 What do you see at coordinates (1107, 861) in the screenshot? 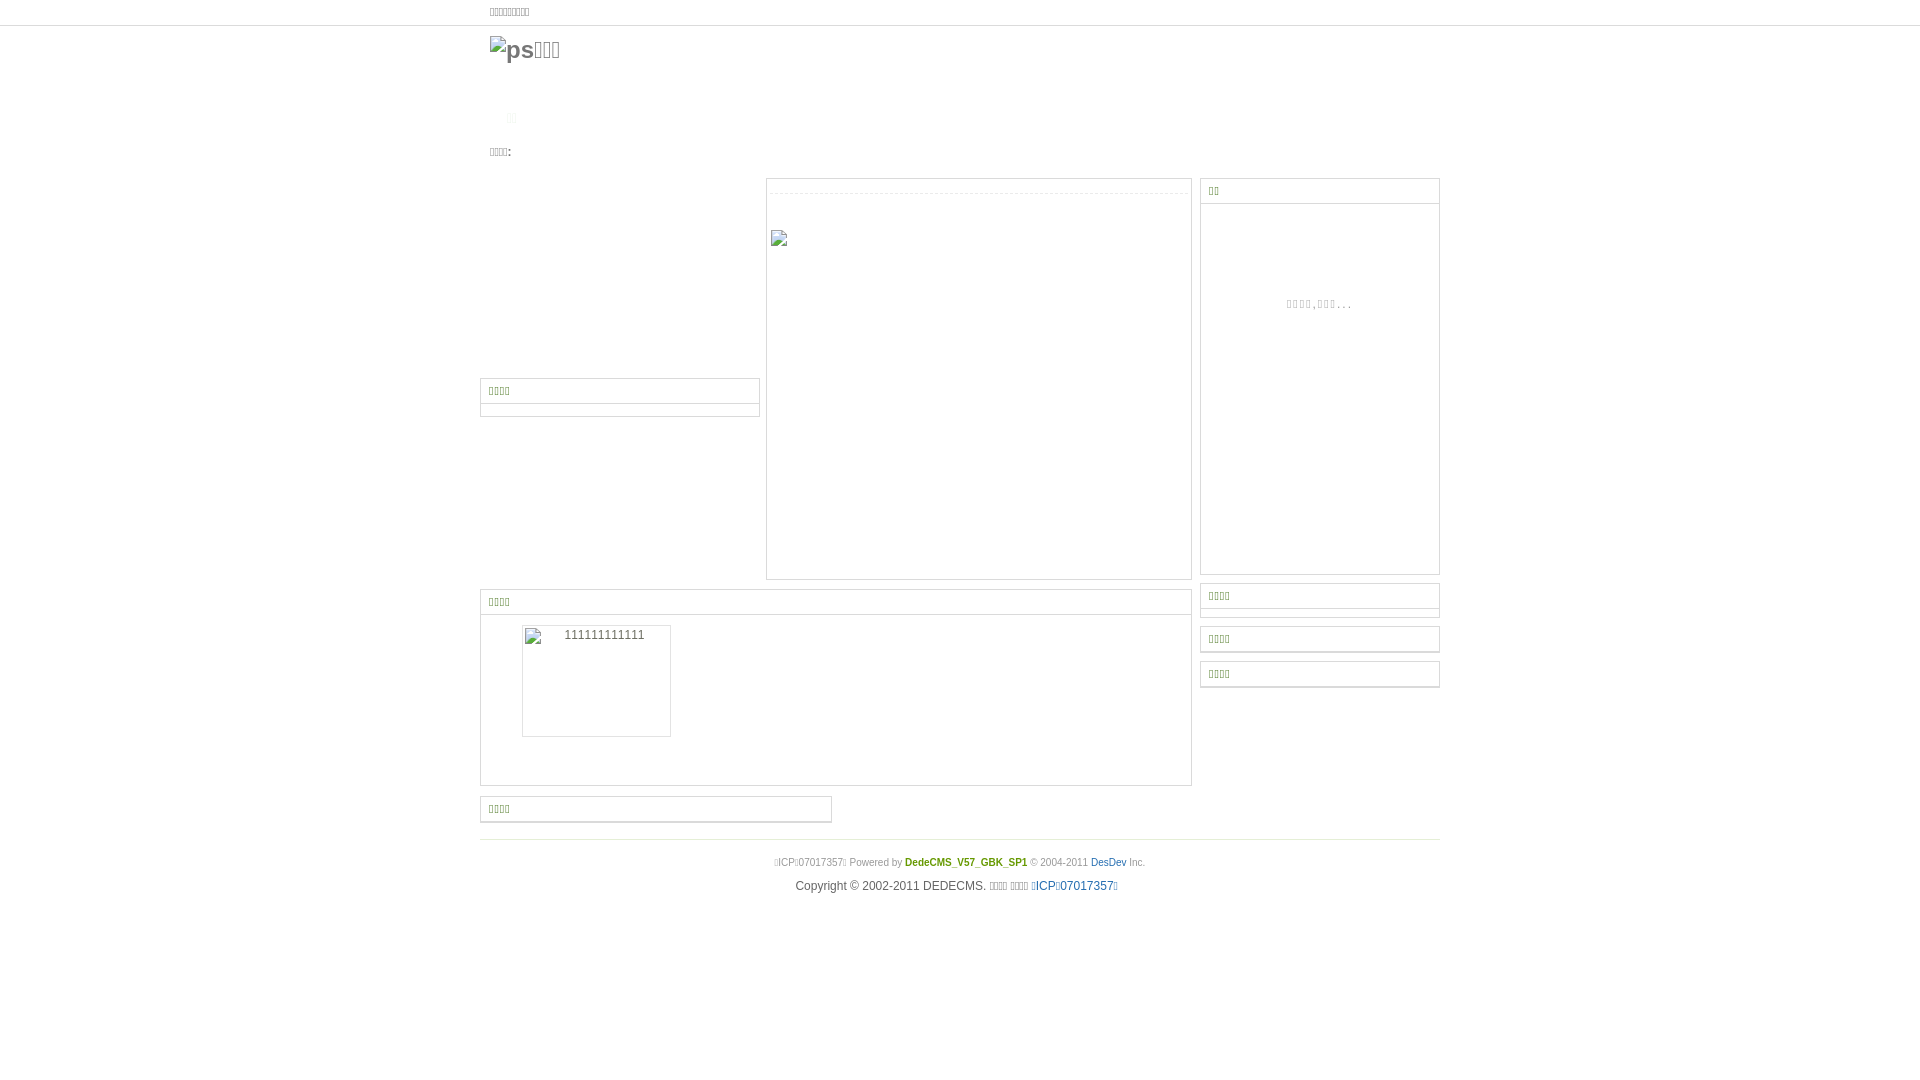
I see `'DesDev'` at bounding box center [1107, 861].